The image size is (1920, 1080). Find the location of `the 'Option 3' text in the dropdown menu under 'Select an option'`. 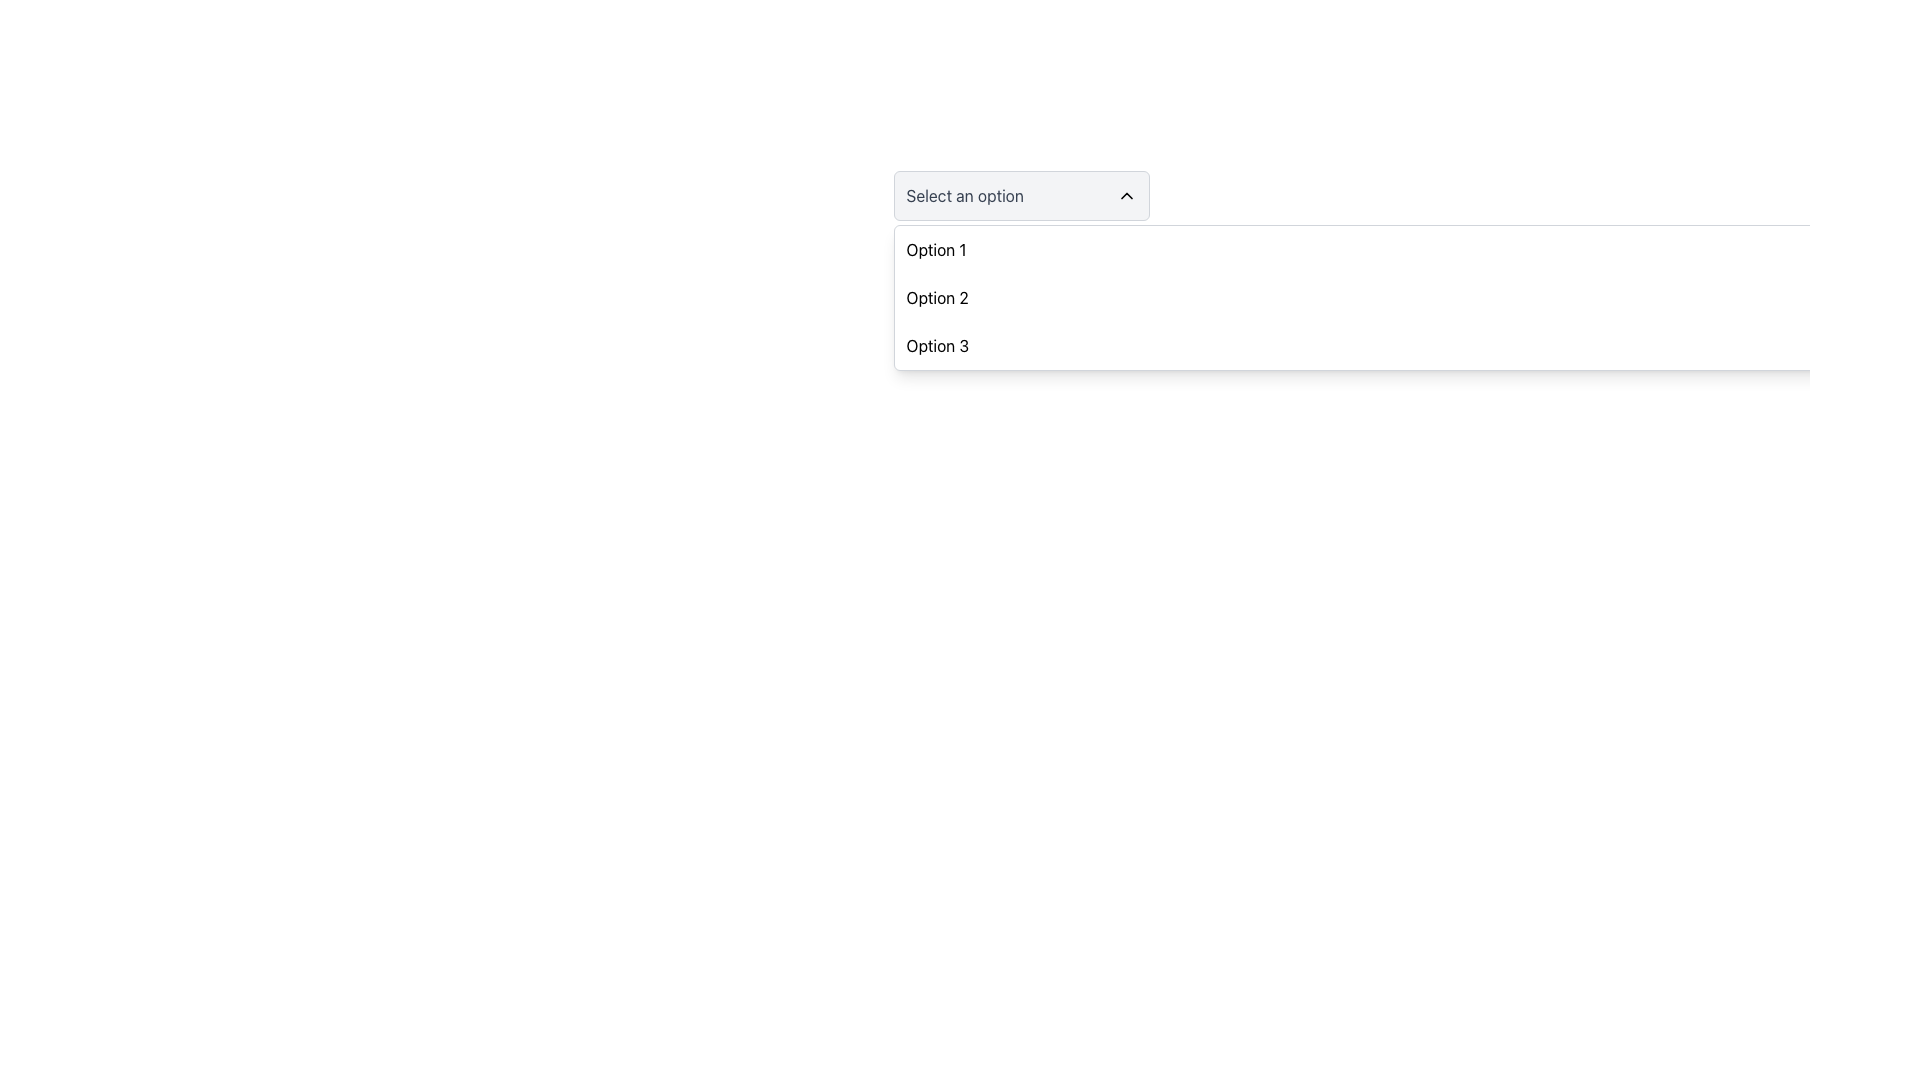

the 'Option 3' text in the dropdown menu under 'Select an option' is located at coordinates (936, 345).